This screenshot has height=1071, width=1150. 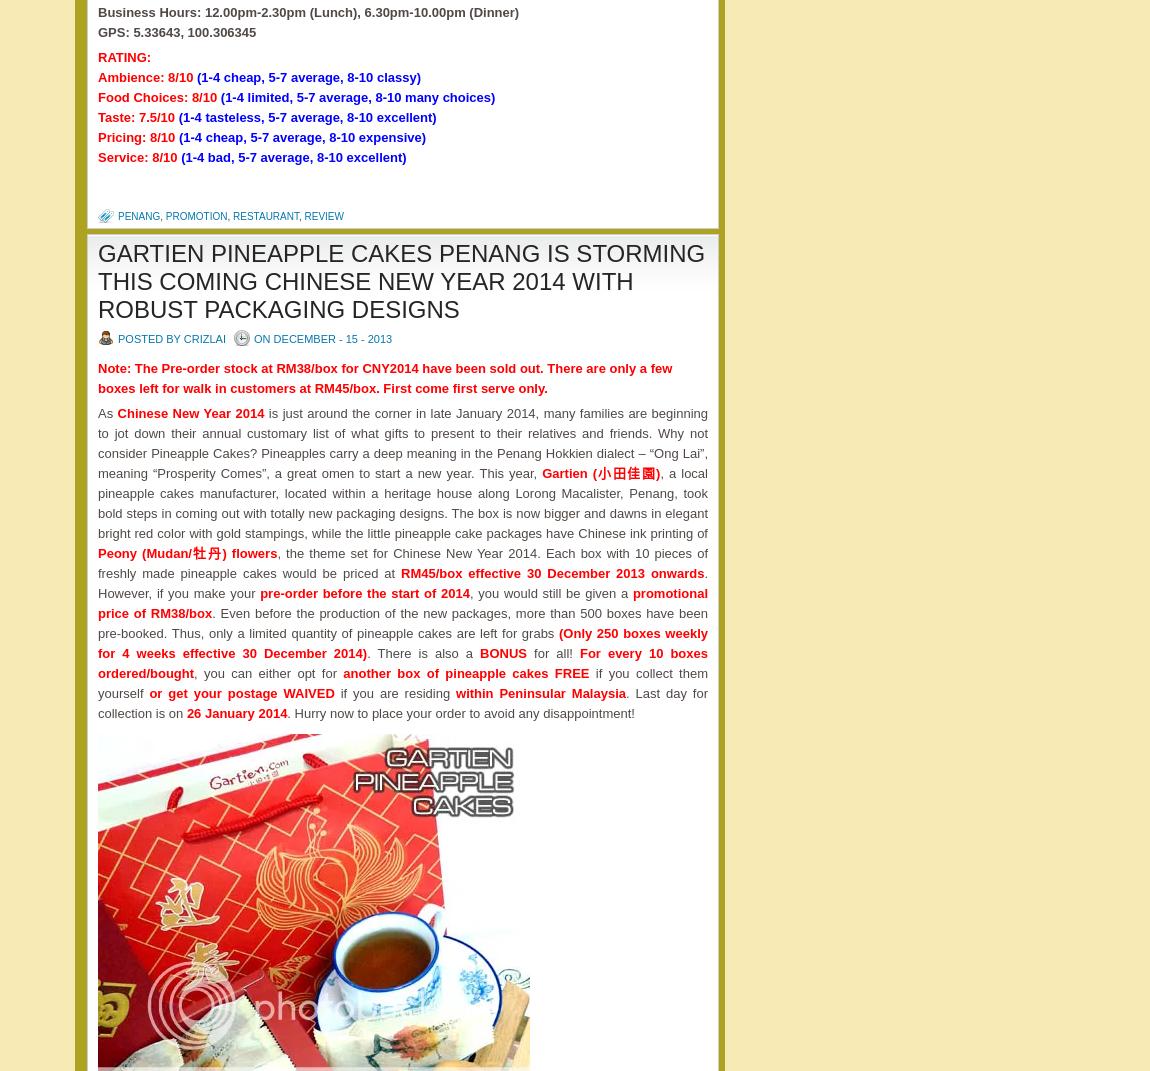 What do you see at coordinates (395, 693) in the screenshot?
I see `'if you are residing'` at bounding box center [395, 693].